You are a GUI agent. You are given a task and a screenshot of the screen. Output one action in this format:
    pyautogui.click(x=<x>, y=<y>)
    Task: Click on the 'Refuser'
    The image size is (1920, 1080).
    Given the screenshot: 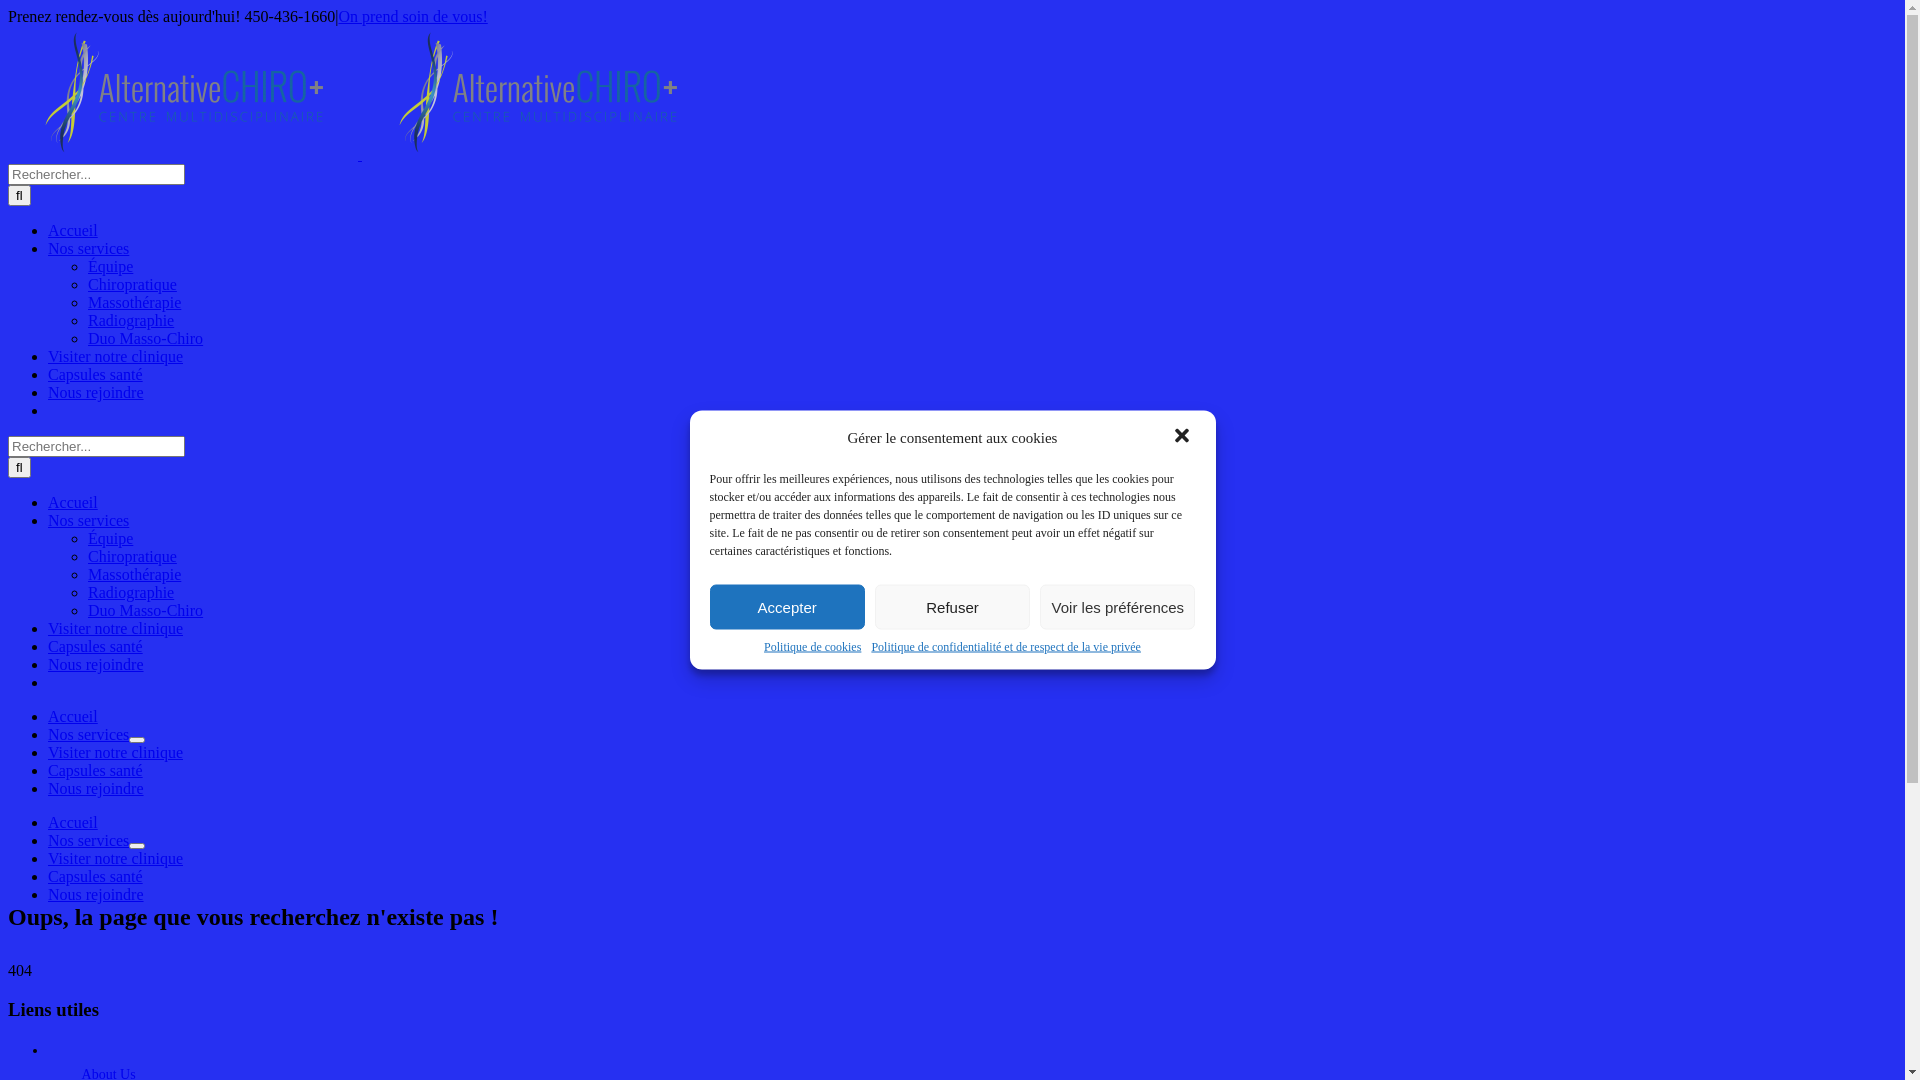 What is the action you would take?
    pyautogui.click(x=874, y=605)
    